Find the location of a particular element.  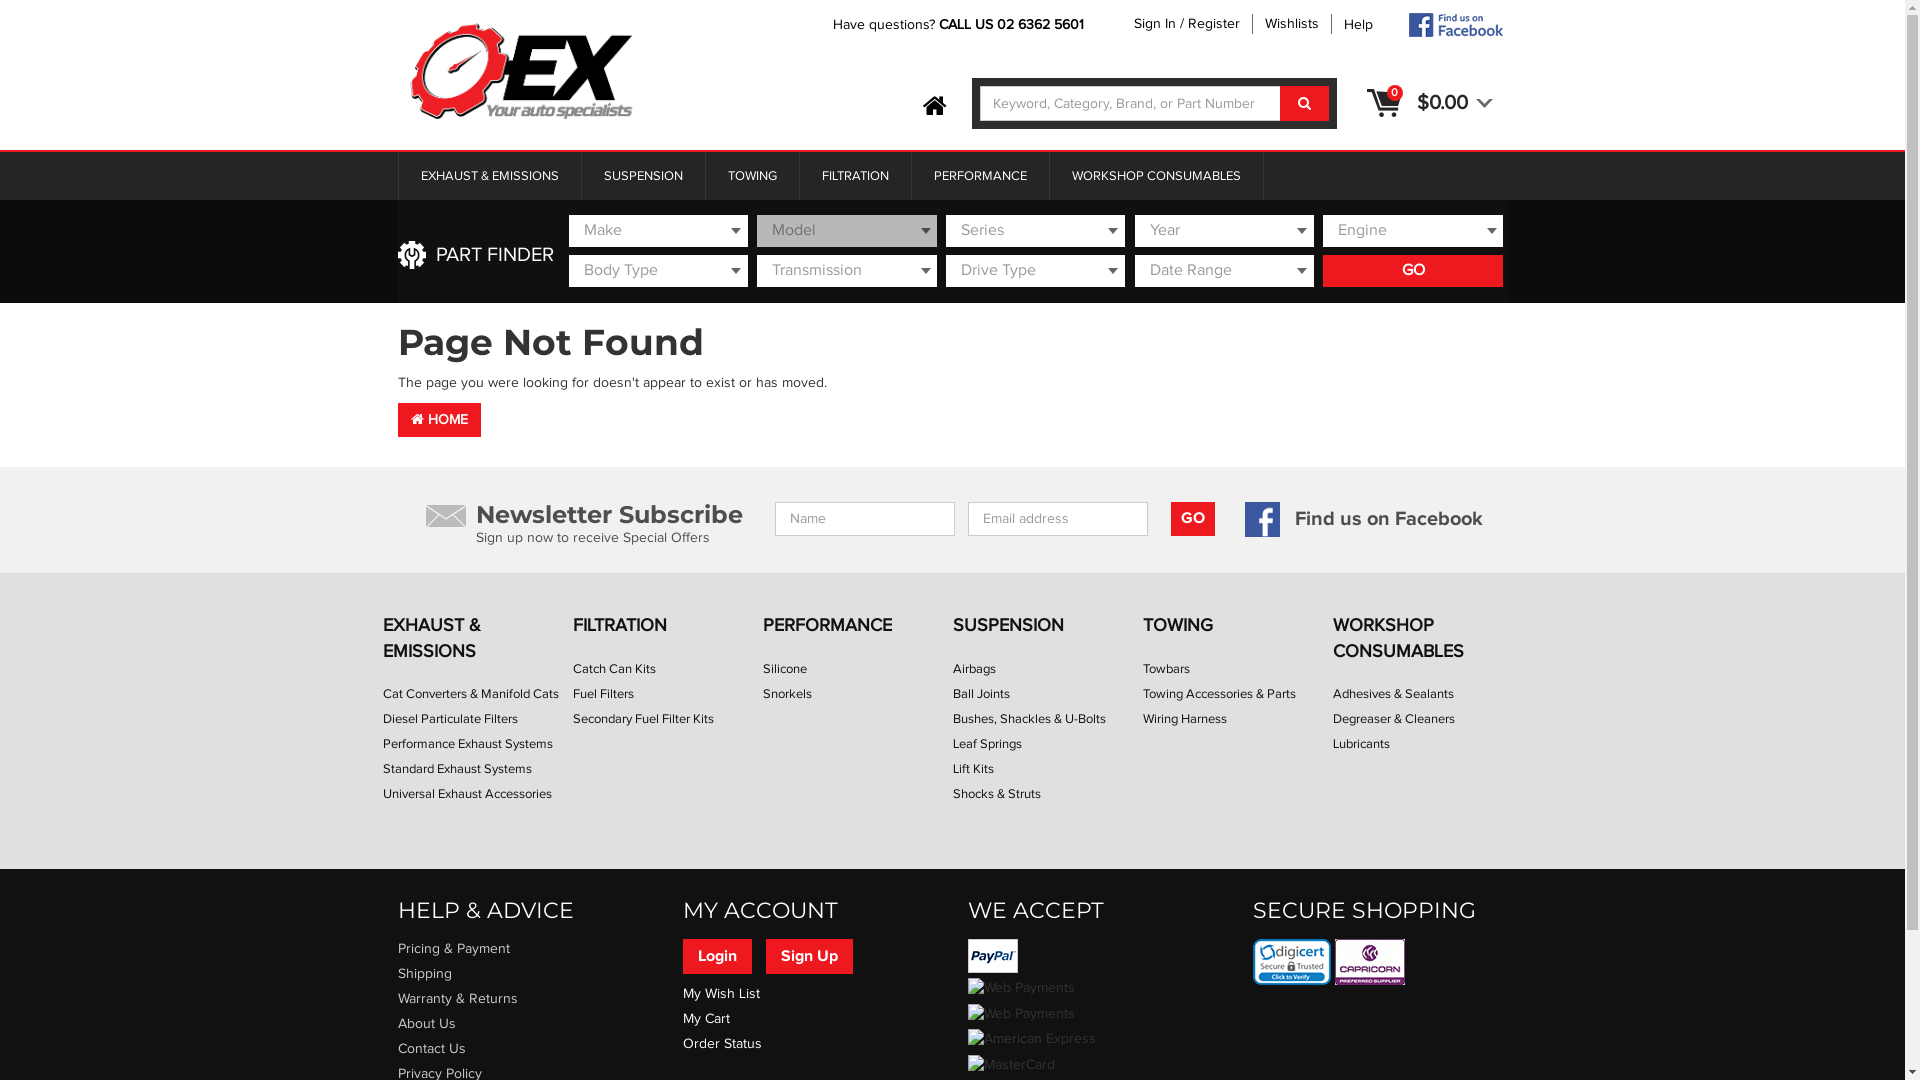

'Lubricants' is located at coordinates (1360, 744).